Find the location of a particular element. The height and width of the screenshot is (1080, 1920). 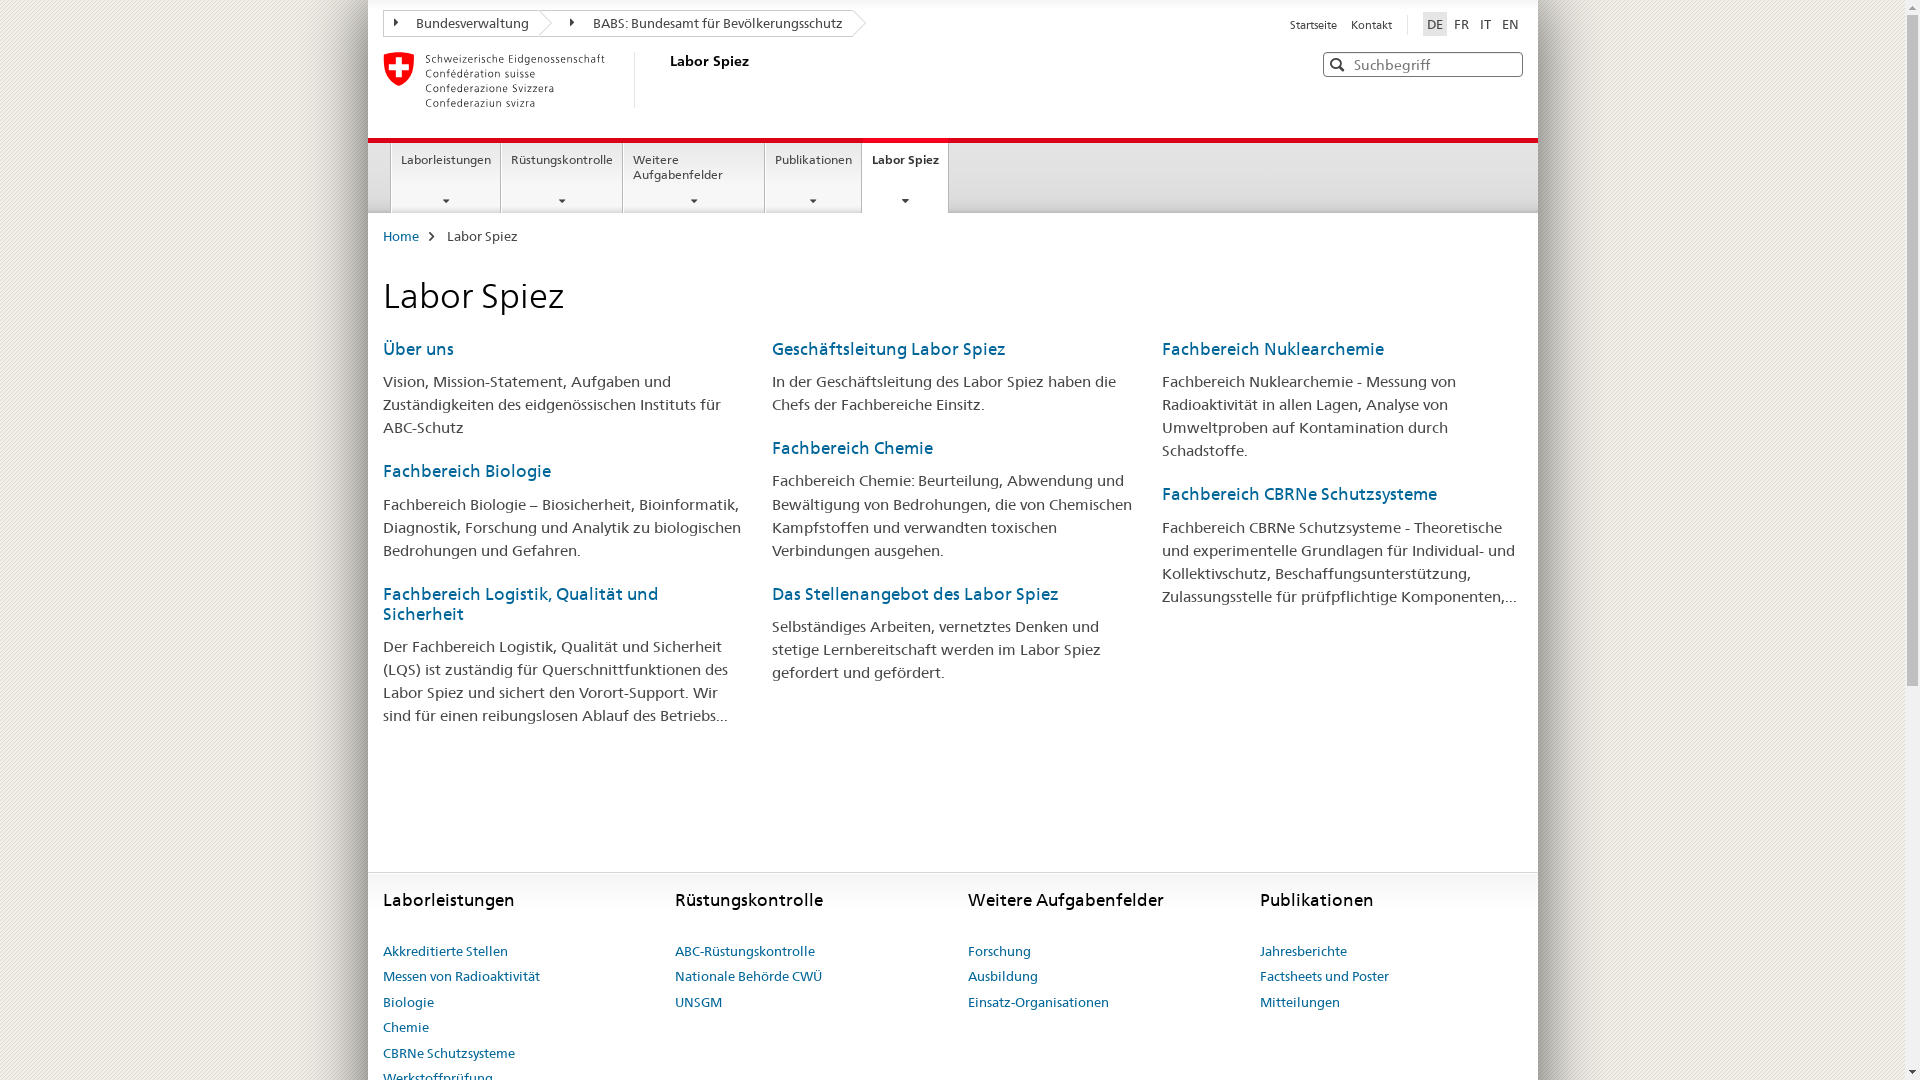

'Factsheets und Poster' is located at coordinates (1258, 975).